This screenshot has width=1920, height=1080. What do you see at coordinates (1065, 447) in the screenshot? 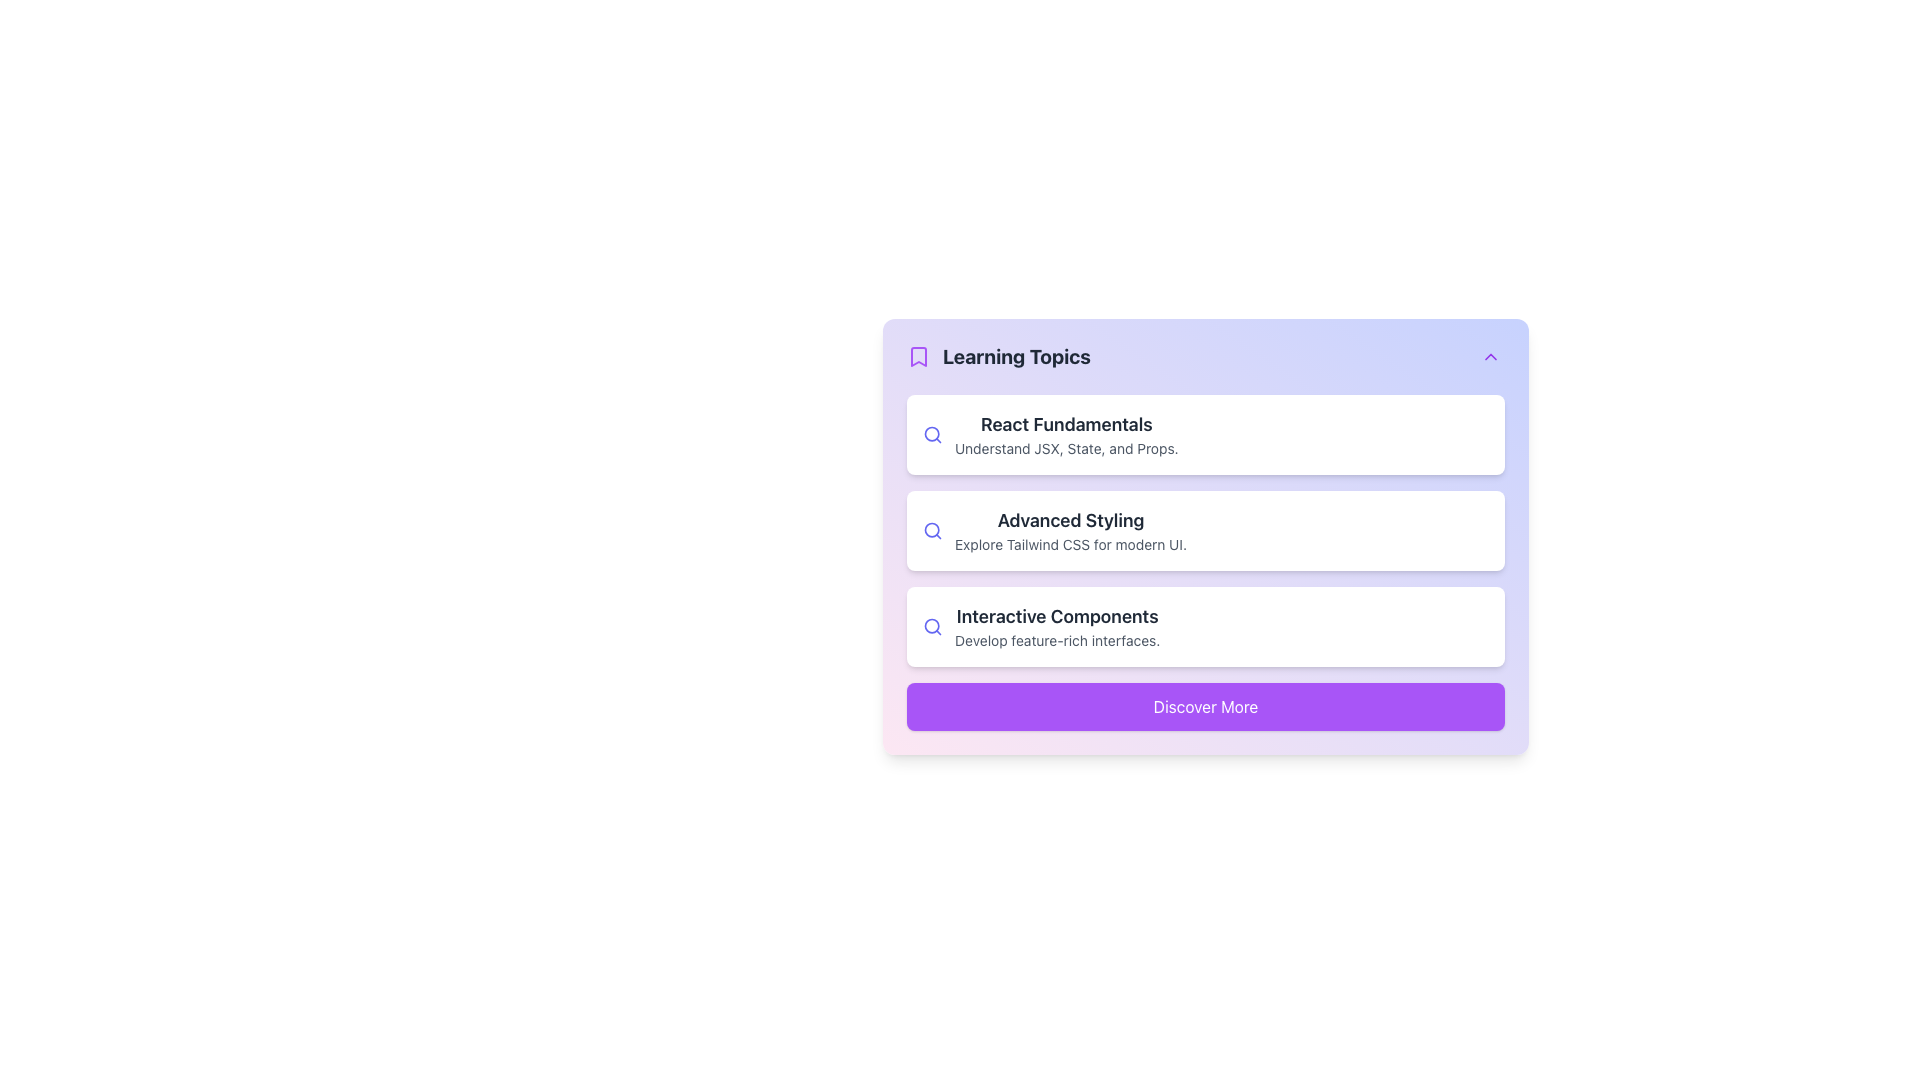
I see `the text snippet styled in a smaller font size and gray color located beneath the 'React Fundamentals' heading in the Learning Topics section` at bounding box center [1065, 447].